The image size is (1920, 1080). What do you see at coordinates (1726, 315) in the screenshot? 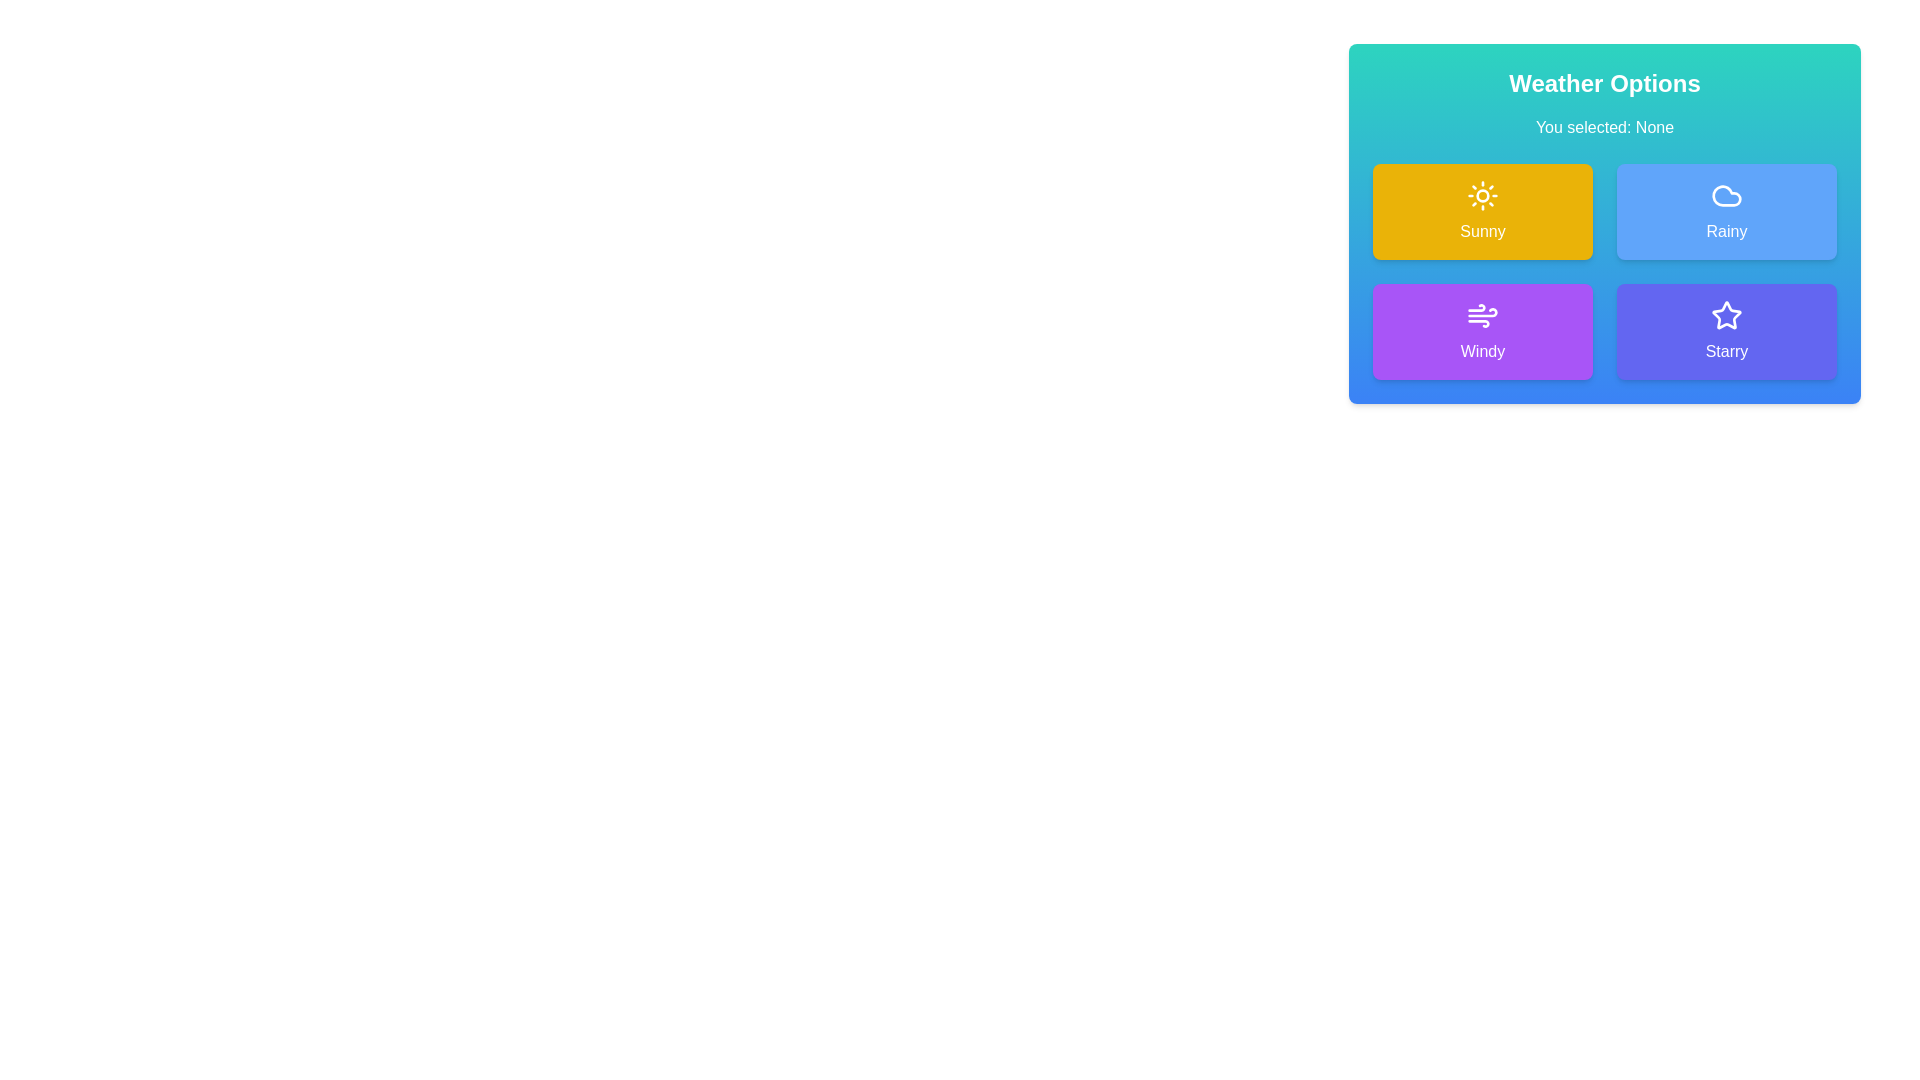
I see `the star icon located in the bottom-right corner of the 'Starry' button` at bounding box center [1726, 315].